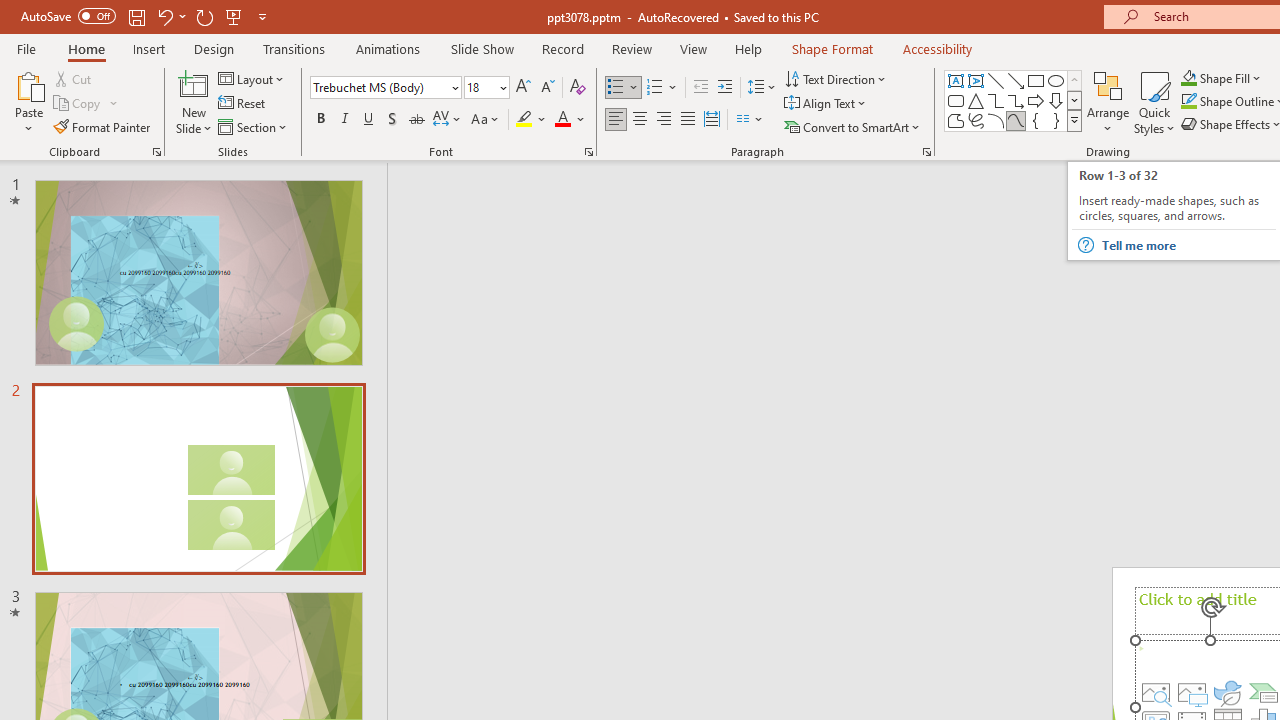 This screenshot has height=720, width=1280. What do you see at coordinates (1263, 692) in the screenshot?
I see `'Insert a SmartArt Graphic'` at bounding box center [1263, 692].